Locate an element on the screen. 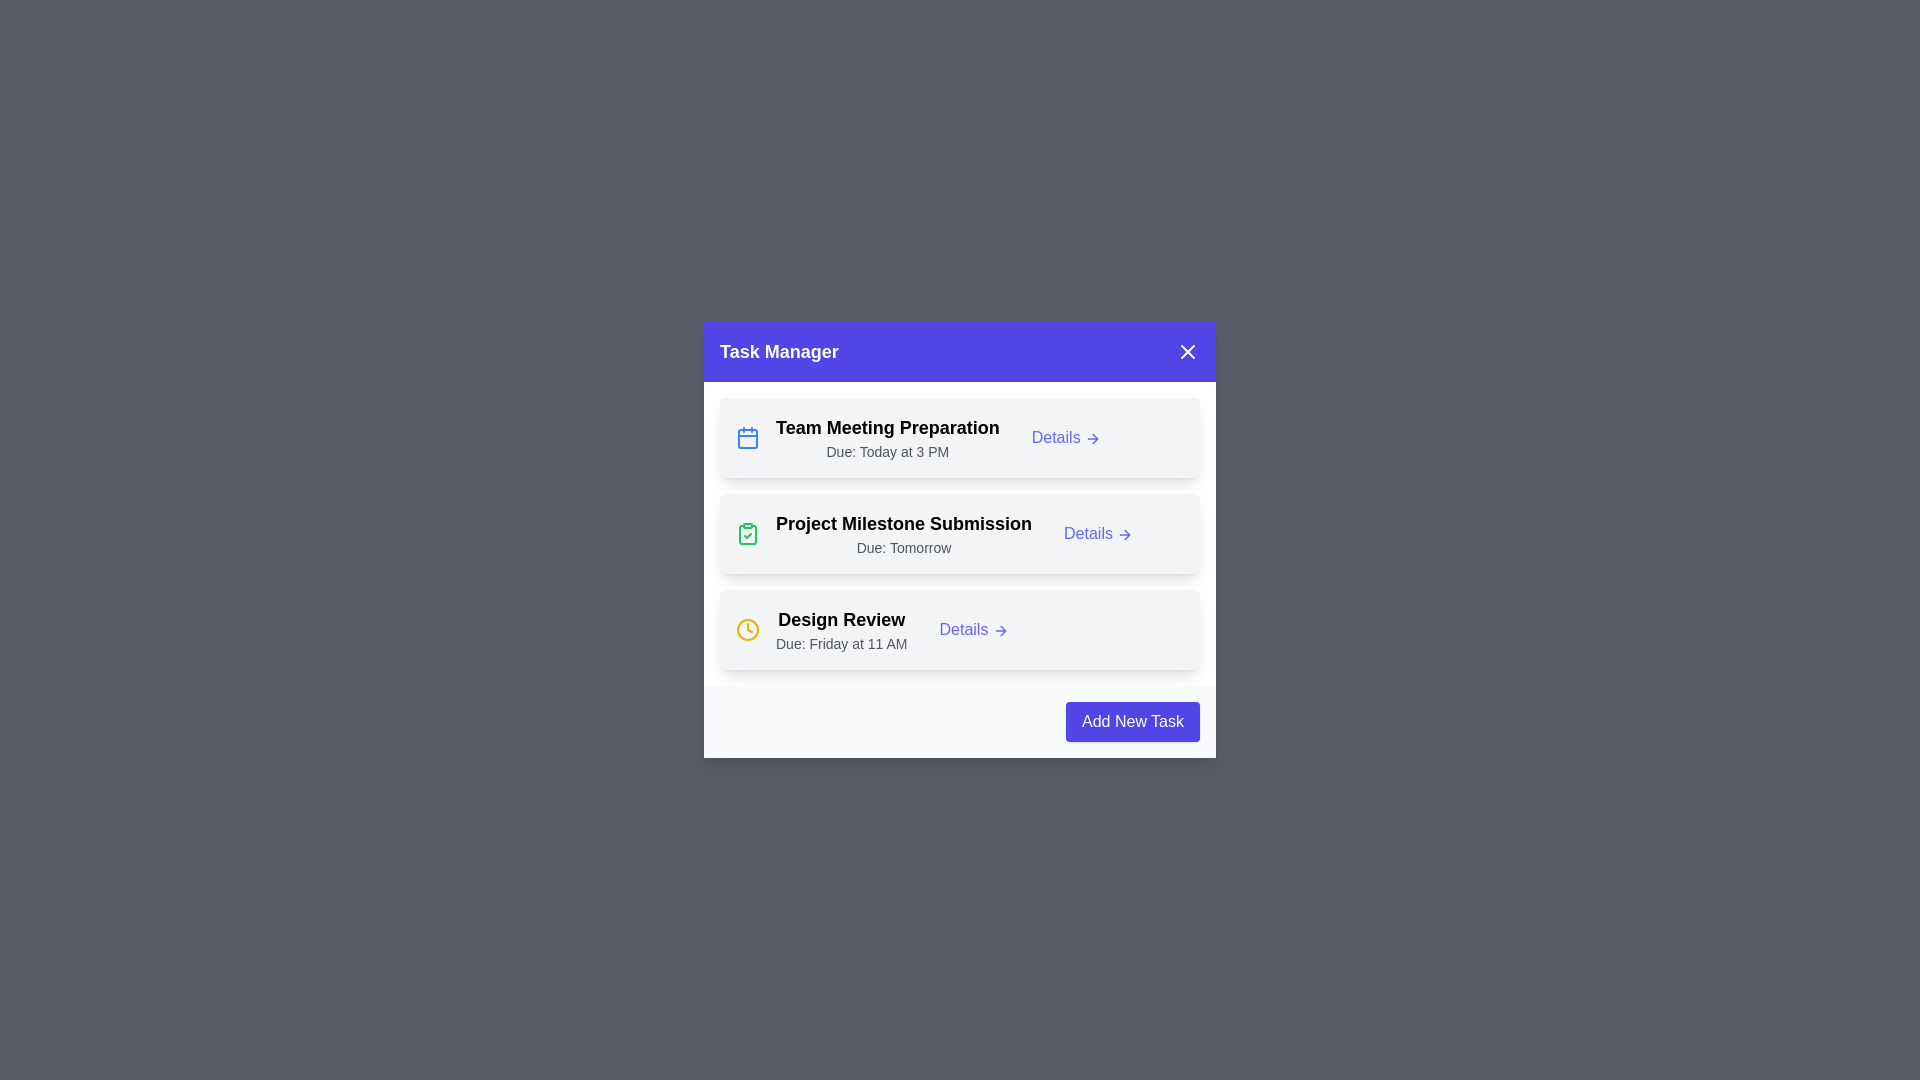  the static text display element reading 'Due: Today at 3 PM', which is located directly below the title 'Team Meeting Preparation' in the task manager interface is located at coordinates (886, 451).